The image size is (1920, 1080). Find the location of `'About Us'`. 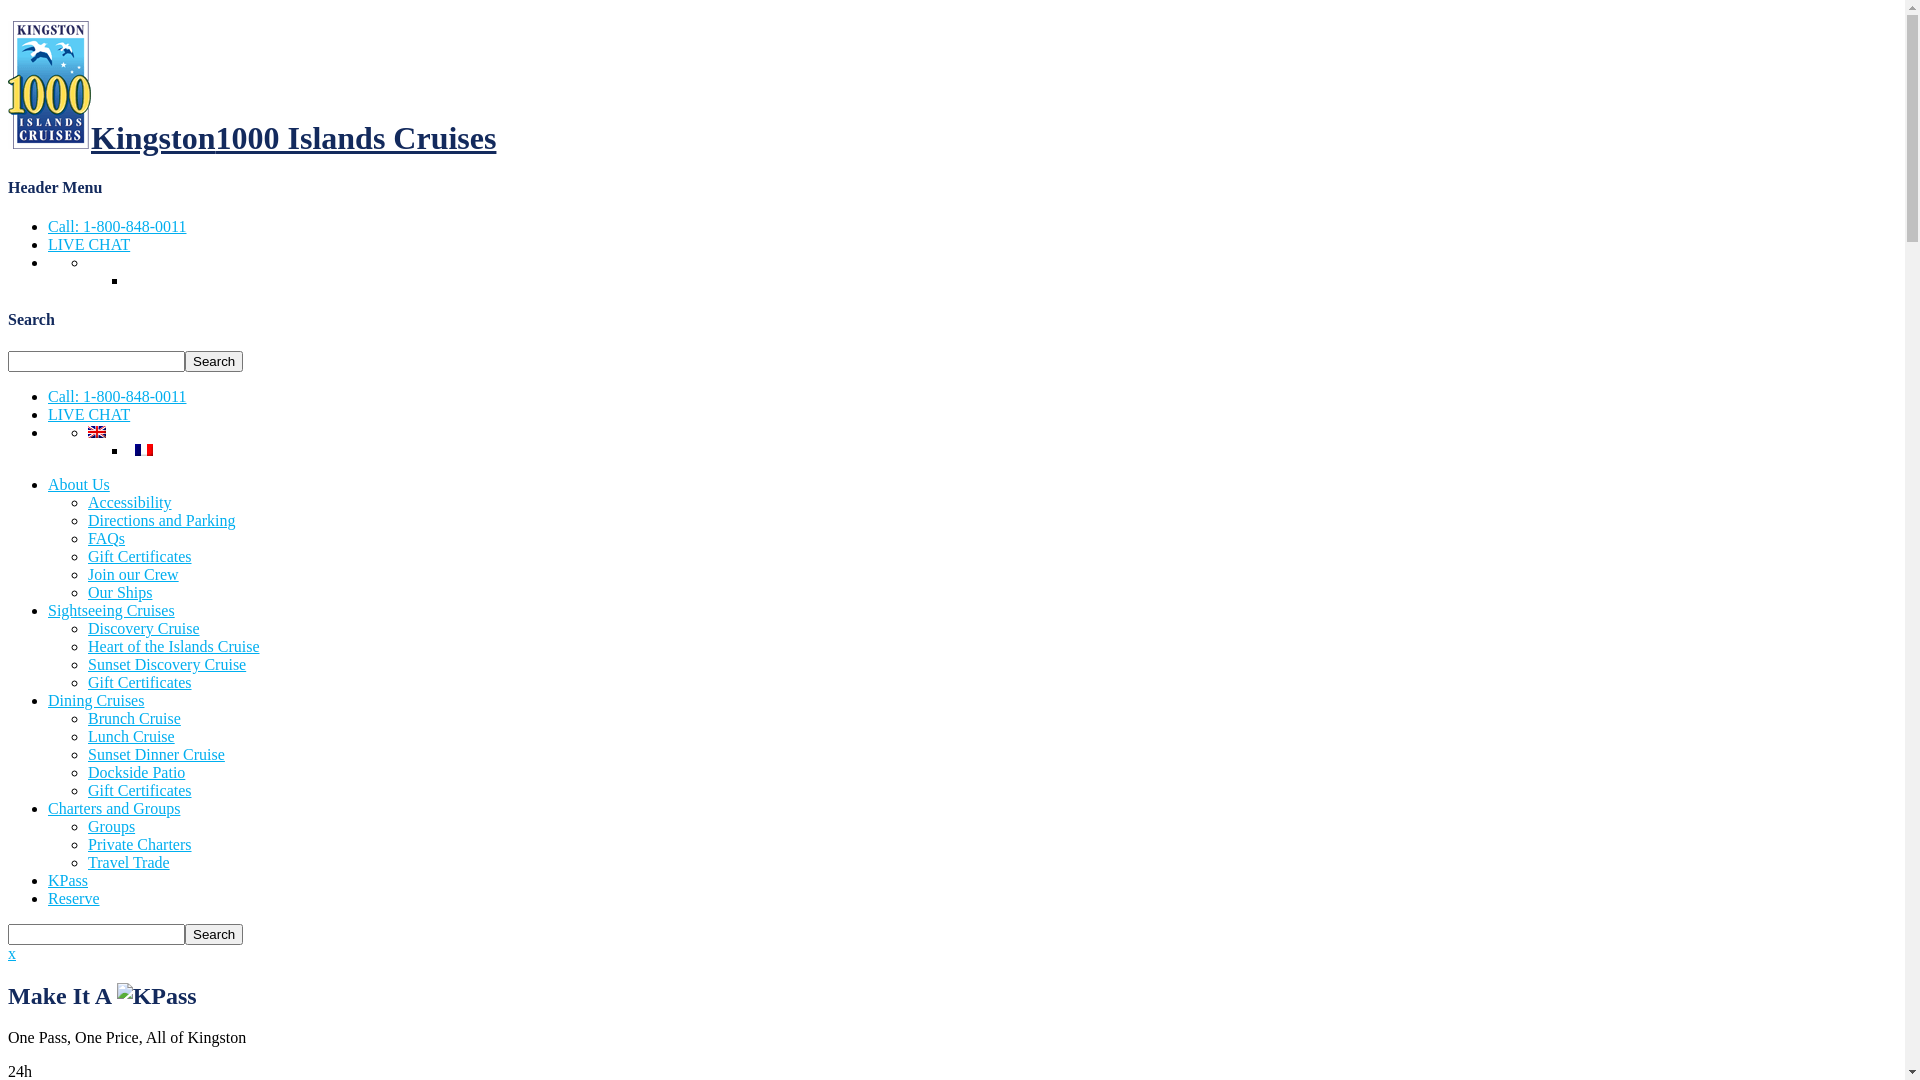

'About Us' is located at coordinates (78, 484).